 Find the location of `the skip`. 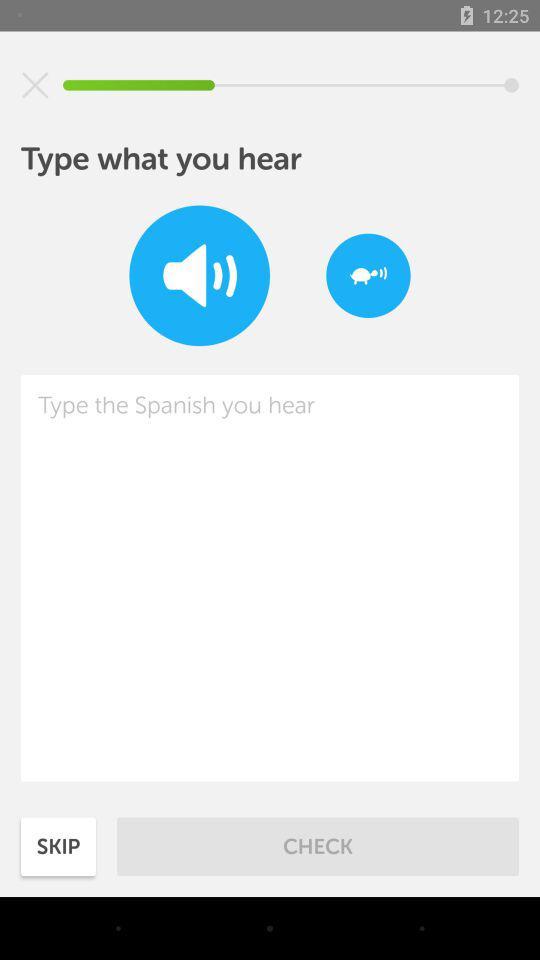

the skip is located at coordinates (58, 845).